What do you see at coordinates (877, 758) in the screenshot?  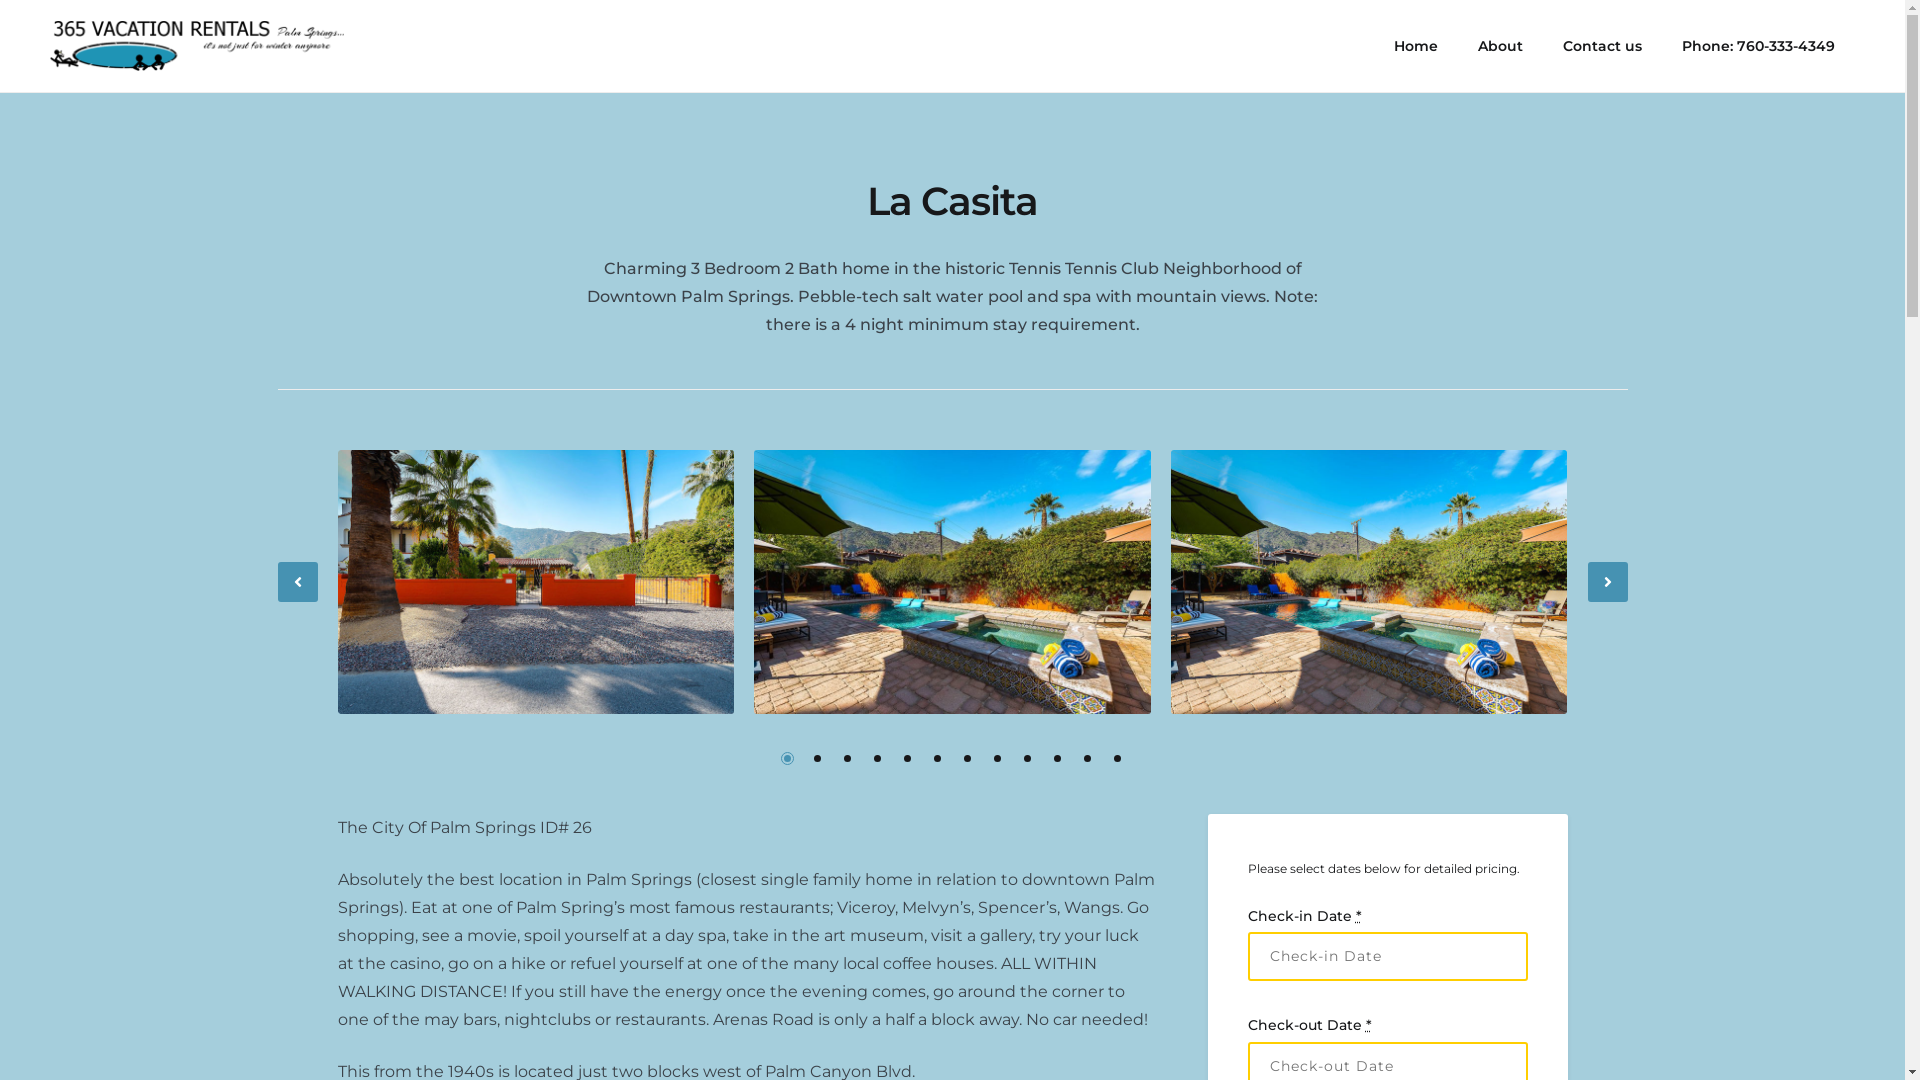 I see `'4'` at bounding box center [877, 758].